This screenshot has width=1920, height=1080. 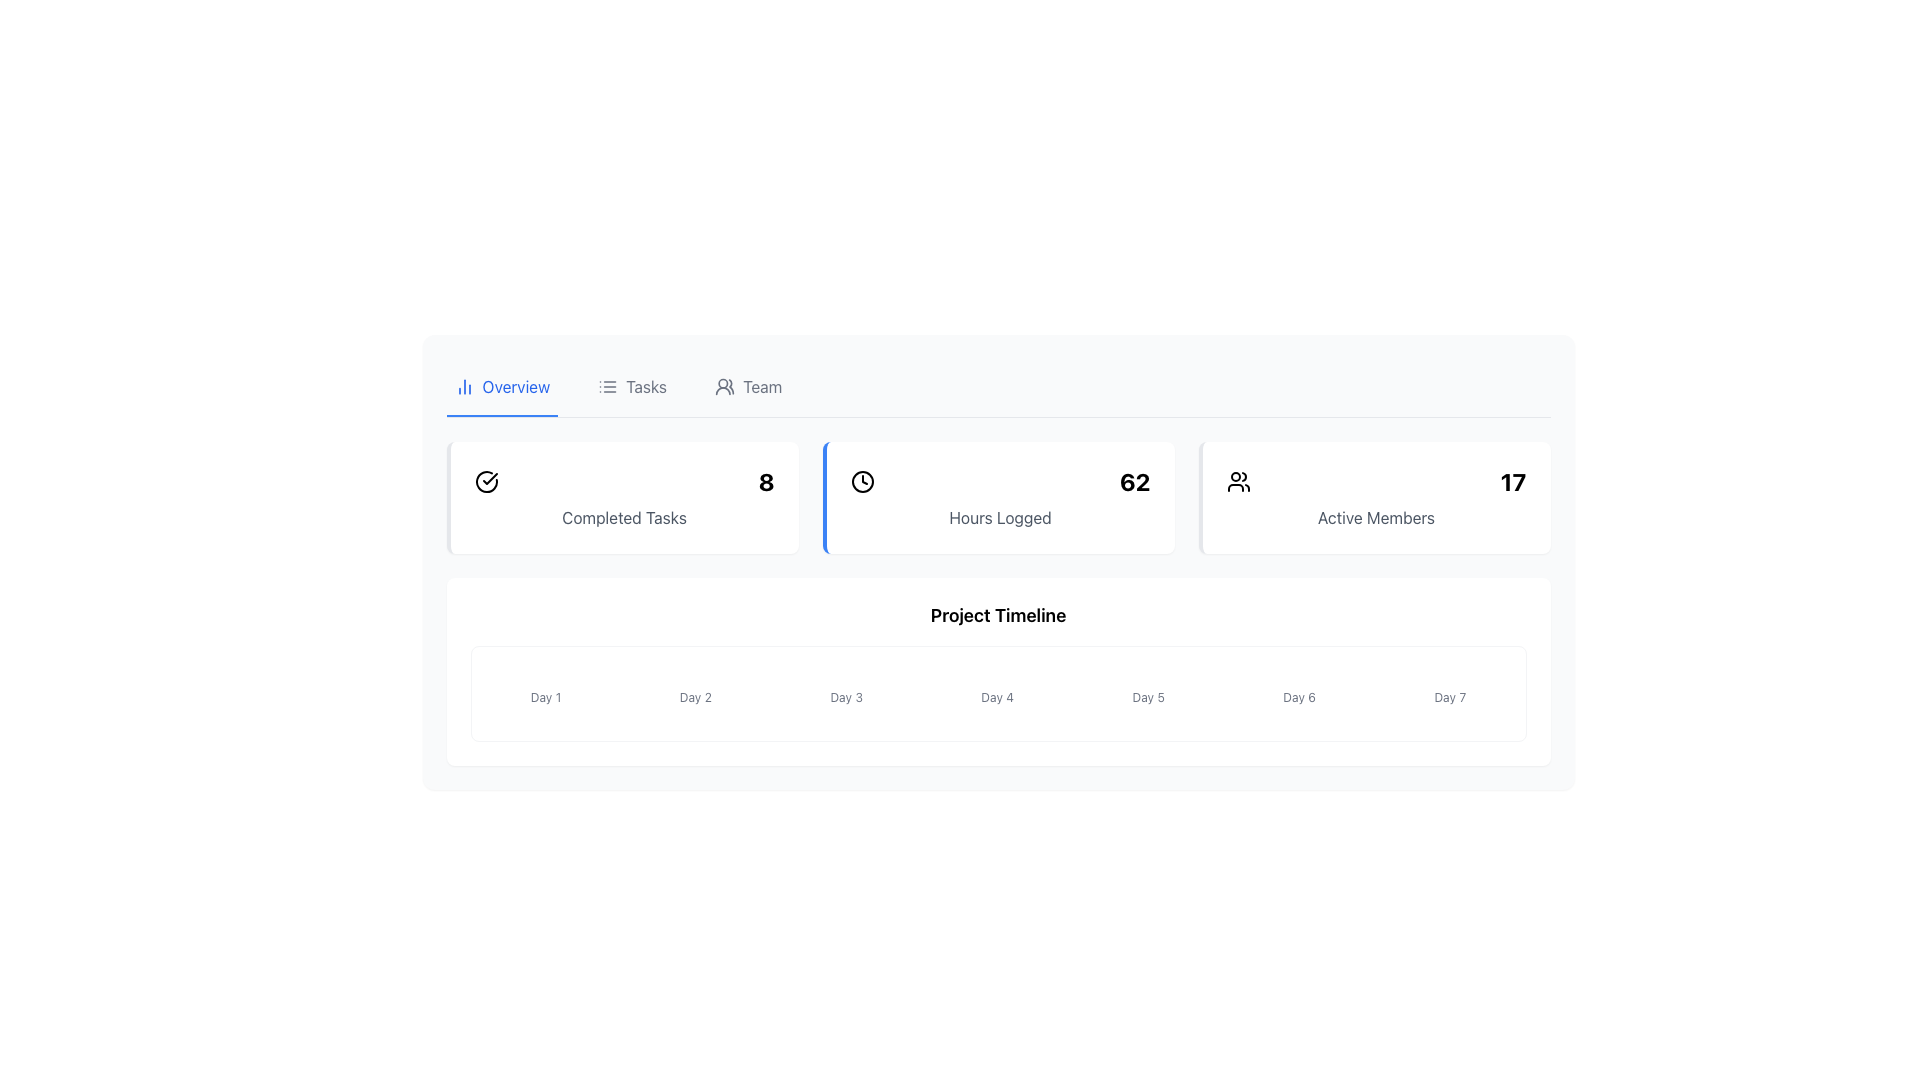 I want to click on the Information display card that shows the logged hours of '62', positioned in the second column of the top row in a three-column grid layout, so click(x=998, y=496).